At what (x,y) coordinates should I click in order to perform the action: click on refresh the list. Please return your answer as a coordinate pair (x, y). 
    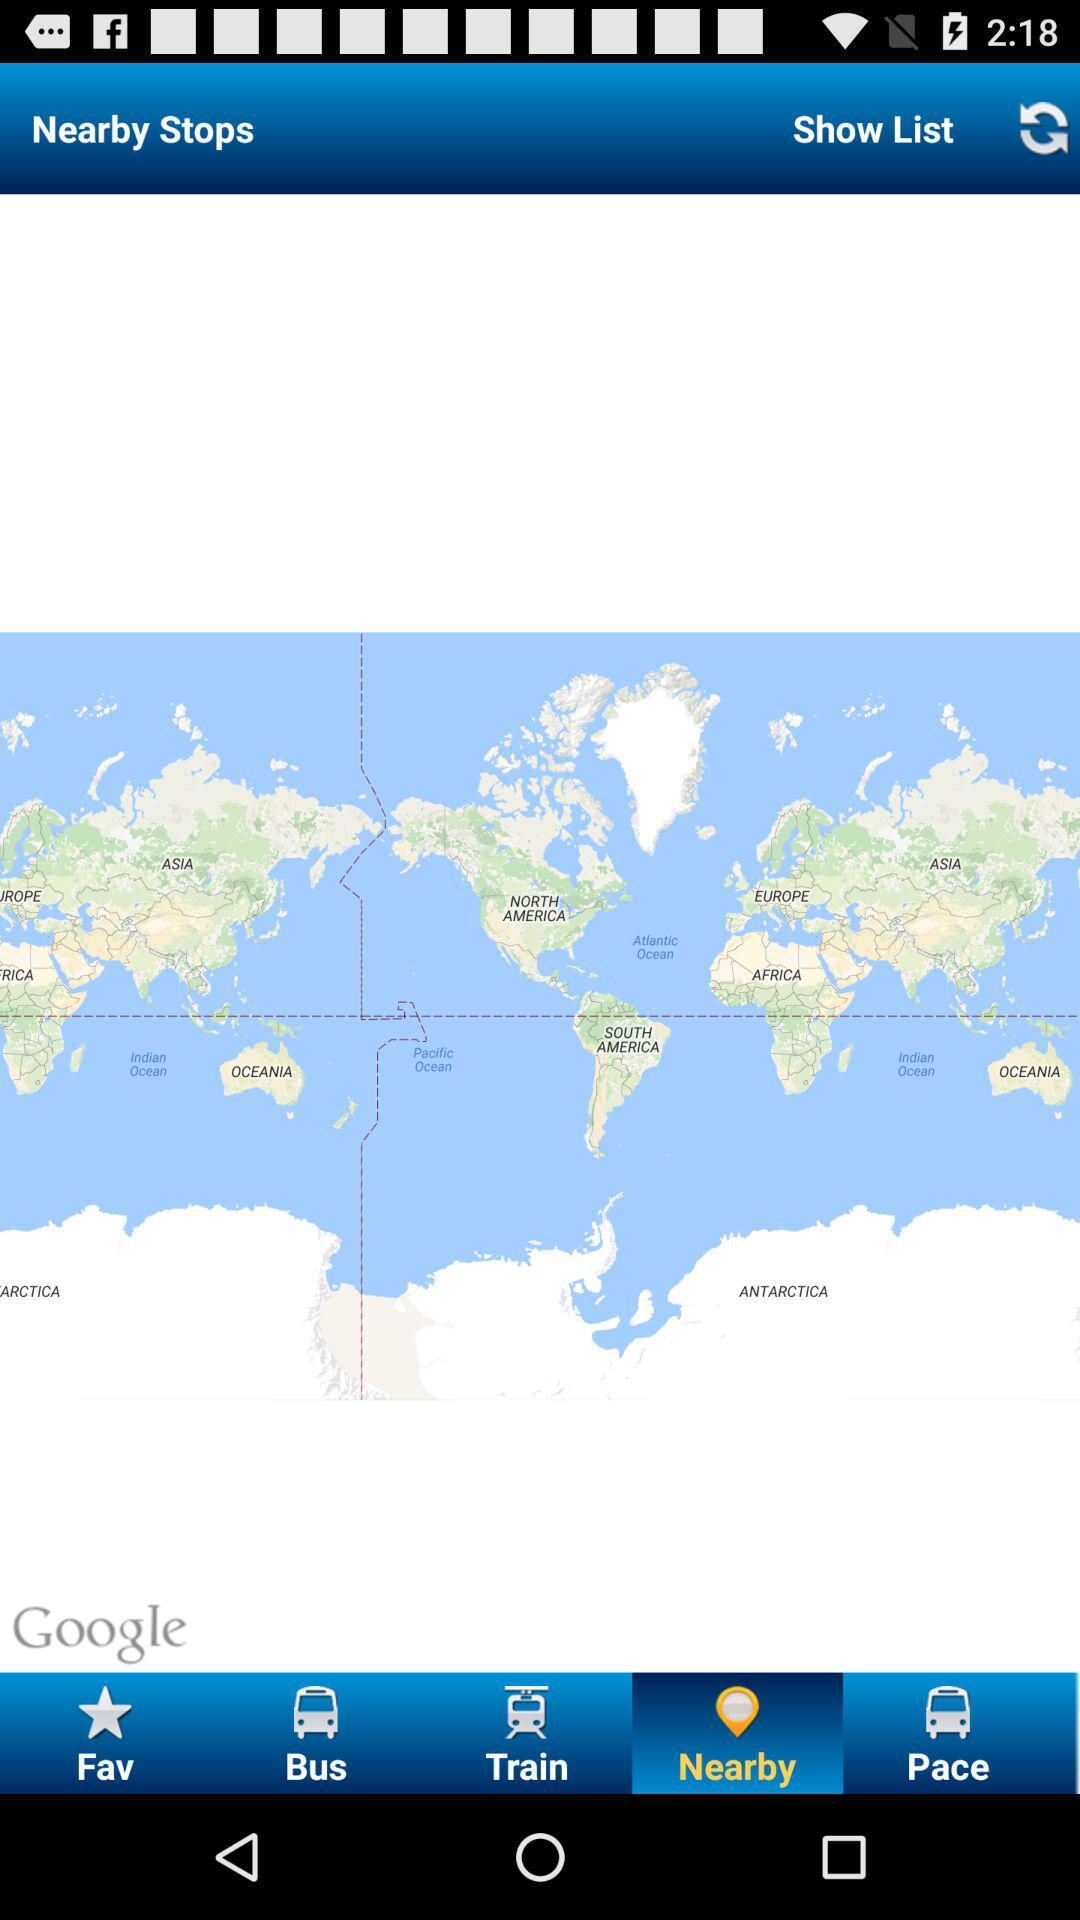
    Looking at the image, I should click on (1042, 127).